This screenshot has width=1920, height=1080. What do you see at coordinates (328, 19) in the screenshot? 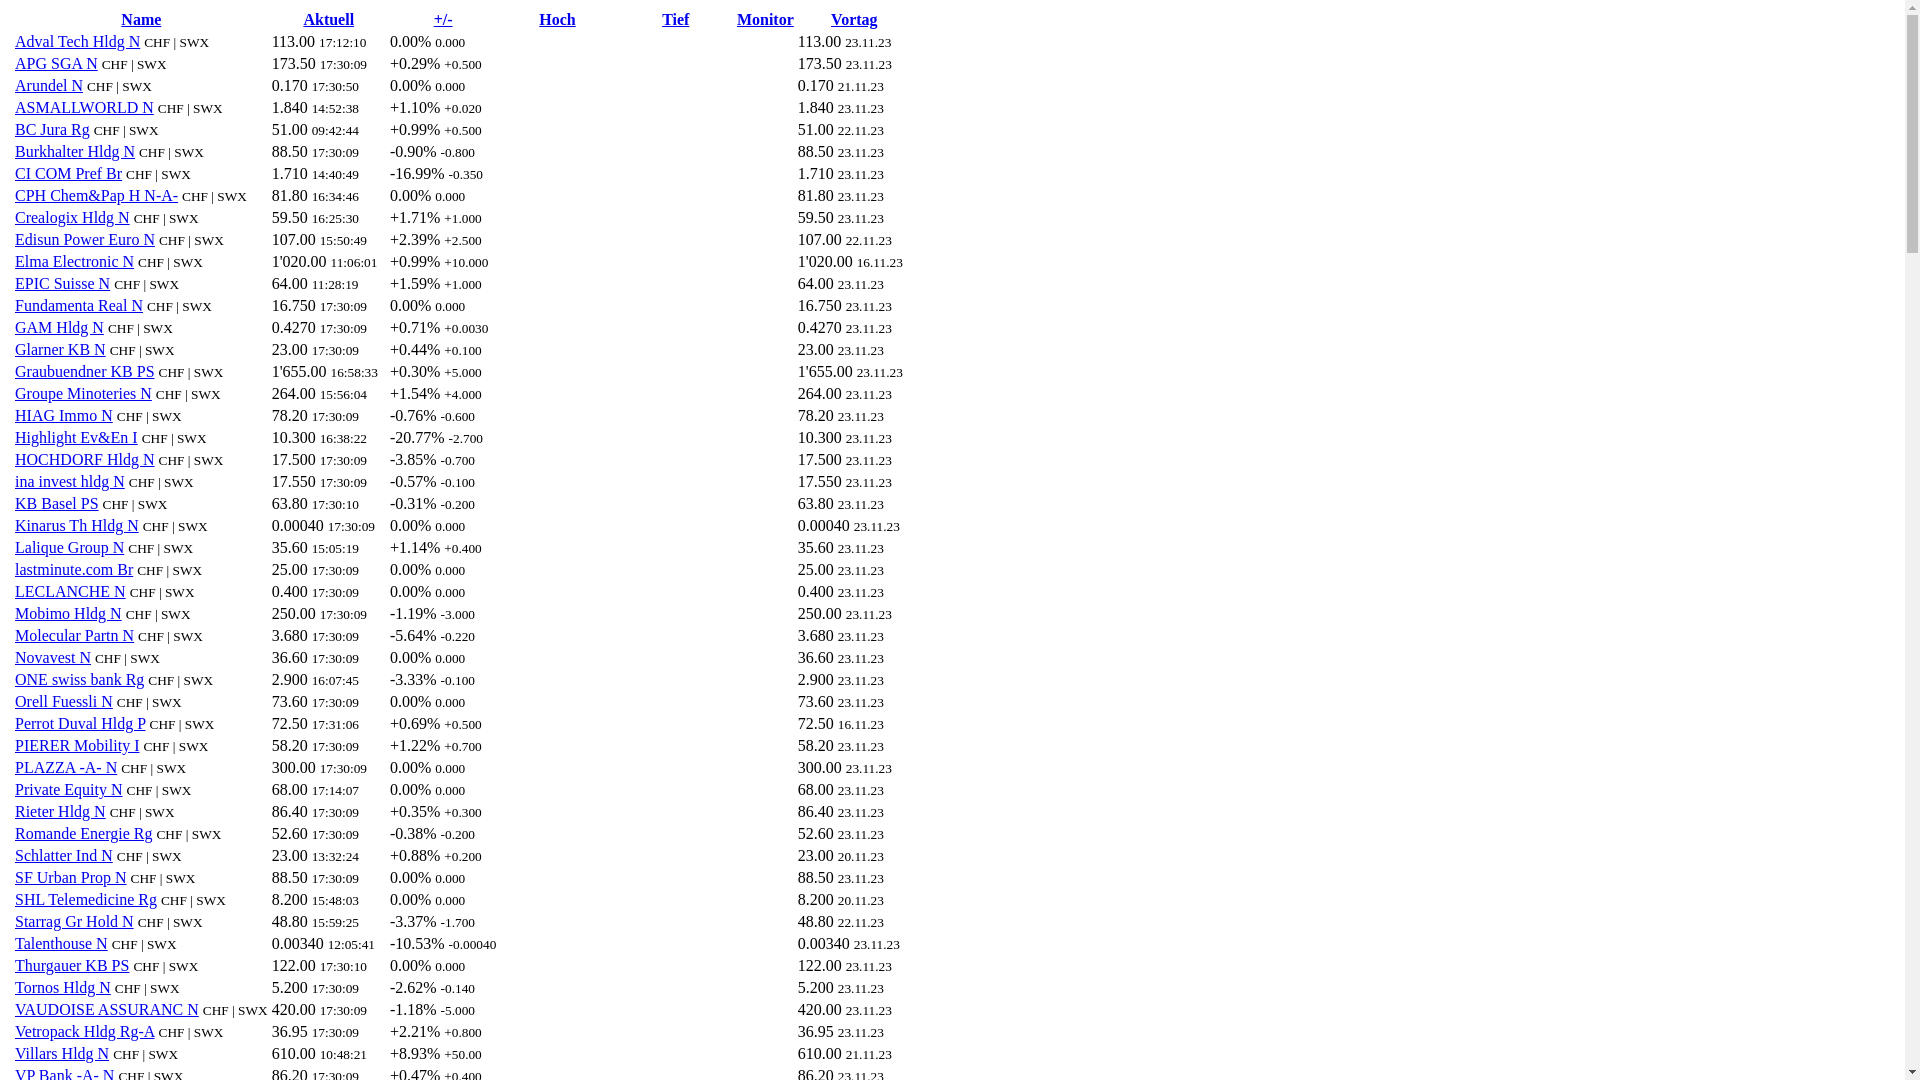
I see `'Aktuell'` at bounding box center [328, 19].